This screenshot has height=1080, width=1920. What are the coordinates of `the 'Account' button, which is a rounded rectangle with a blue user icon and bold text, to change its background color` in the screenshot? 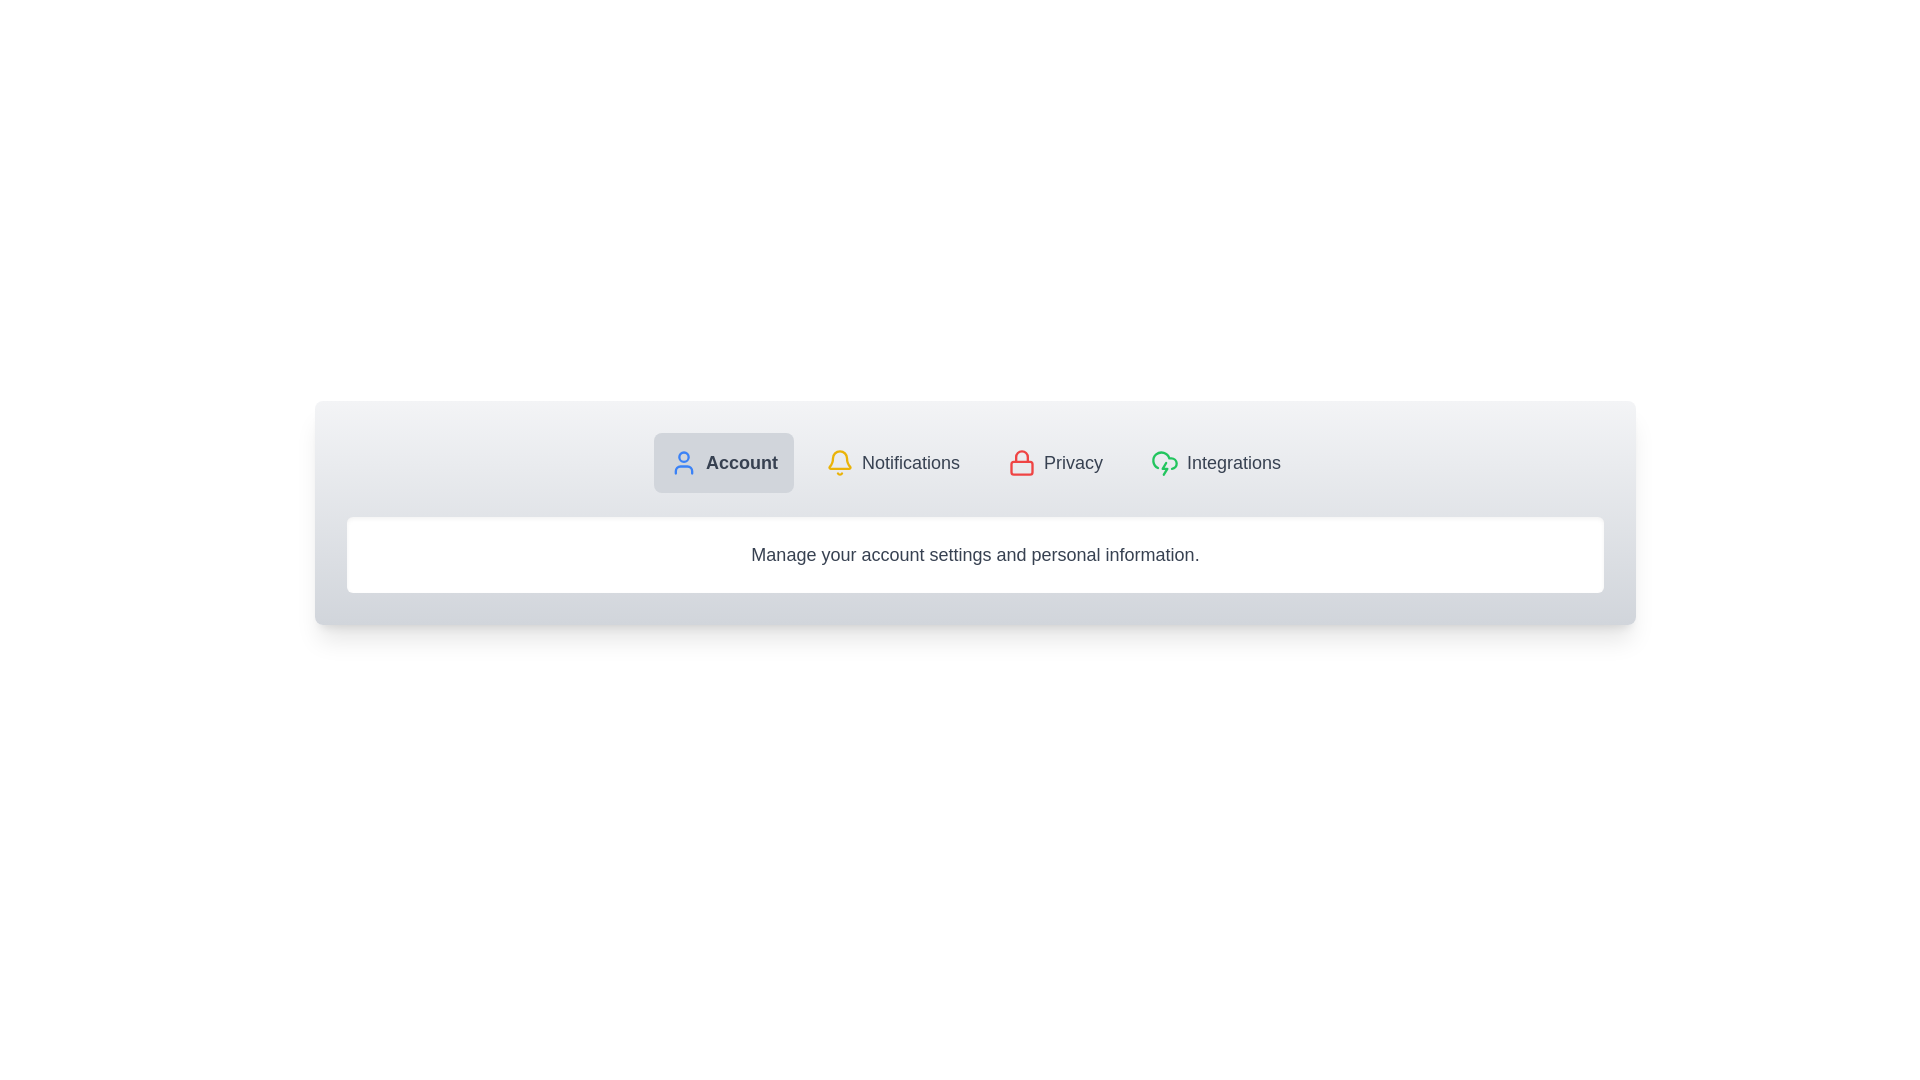 It's located at (723, 462).